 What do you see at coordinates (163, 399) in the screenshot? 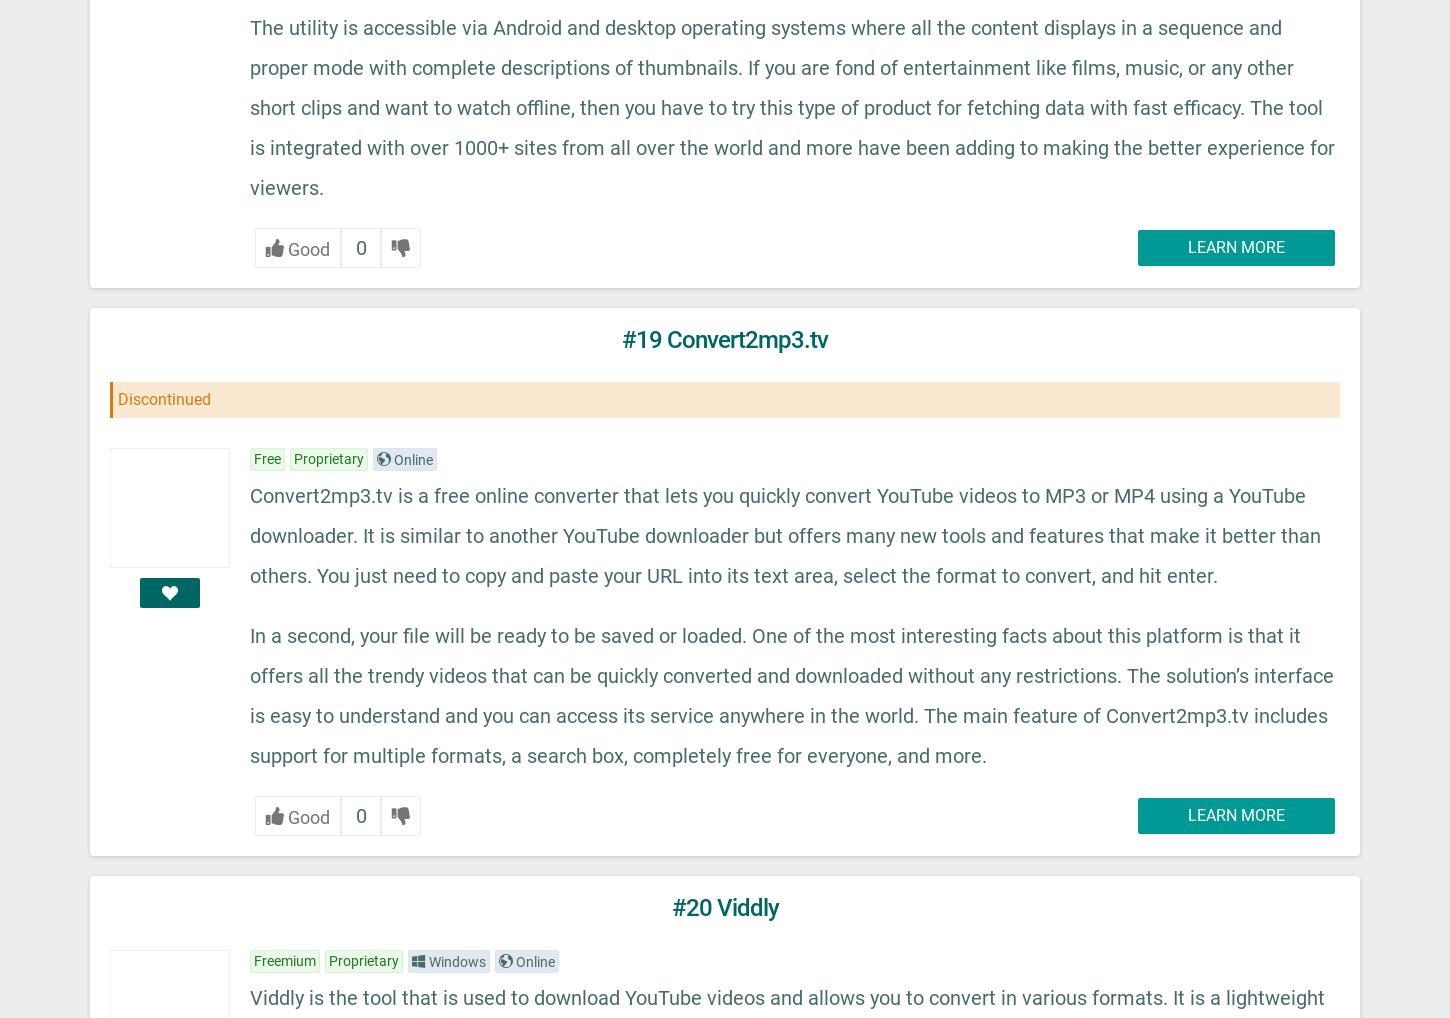
I see `'Discontinued'` at bounding box center [163, 399].